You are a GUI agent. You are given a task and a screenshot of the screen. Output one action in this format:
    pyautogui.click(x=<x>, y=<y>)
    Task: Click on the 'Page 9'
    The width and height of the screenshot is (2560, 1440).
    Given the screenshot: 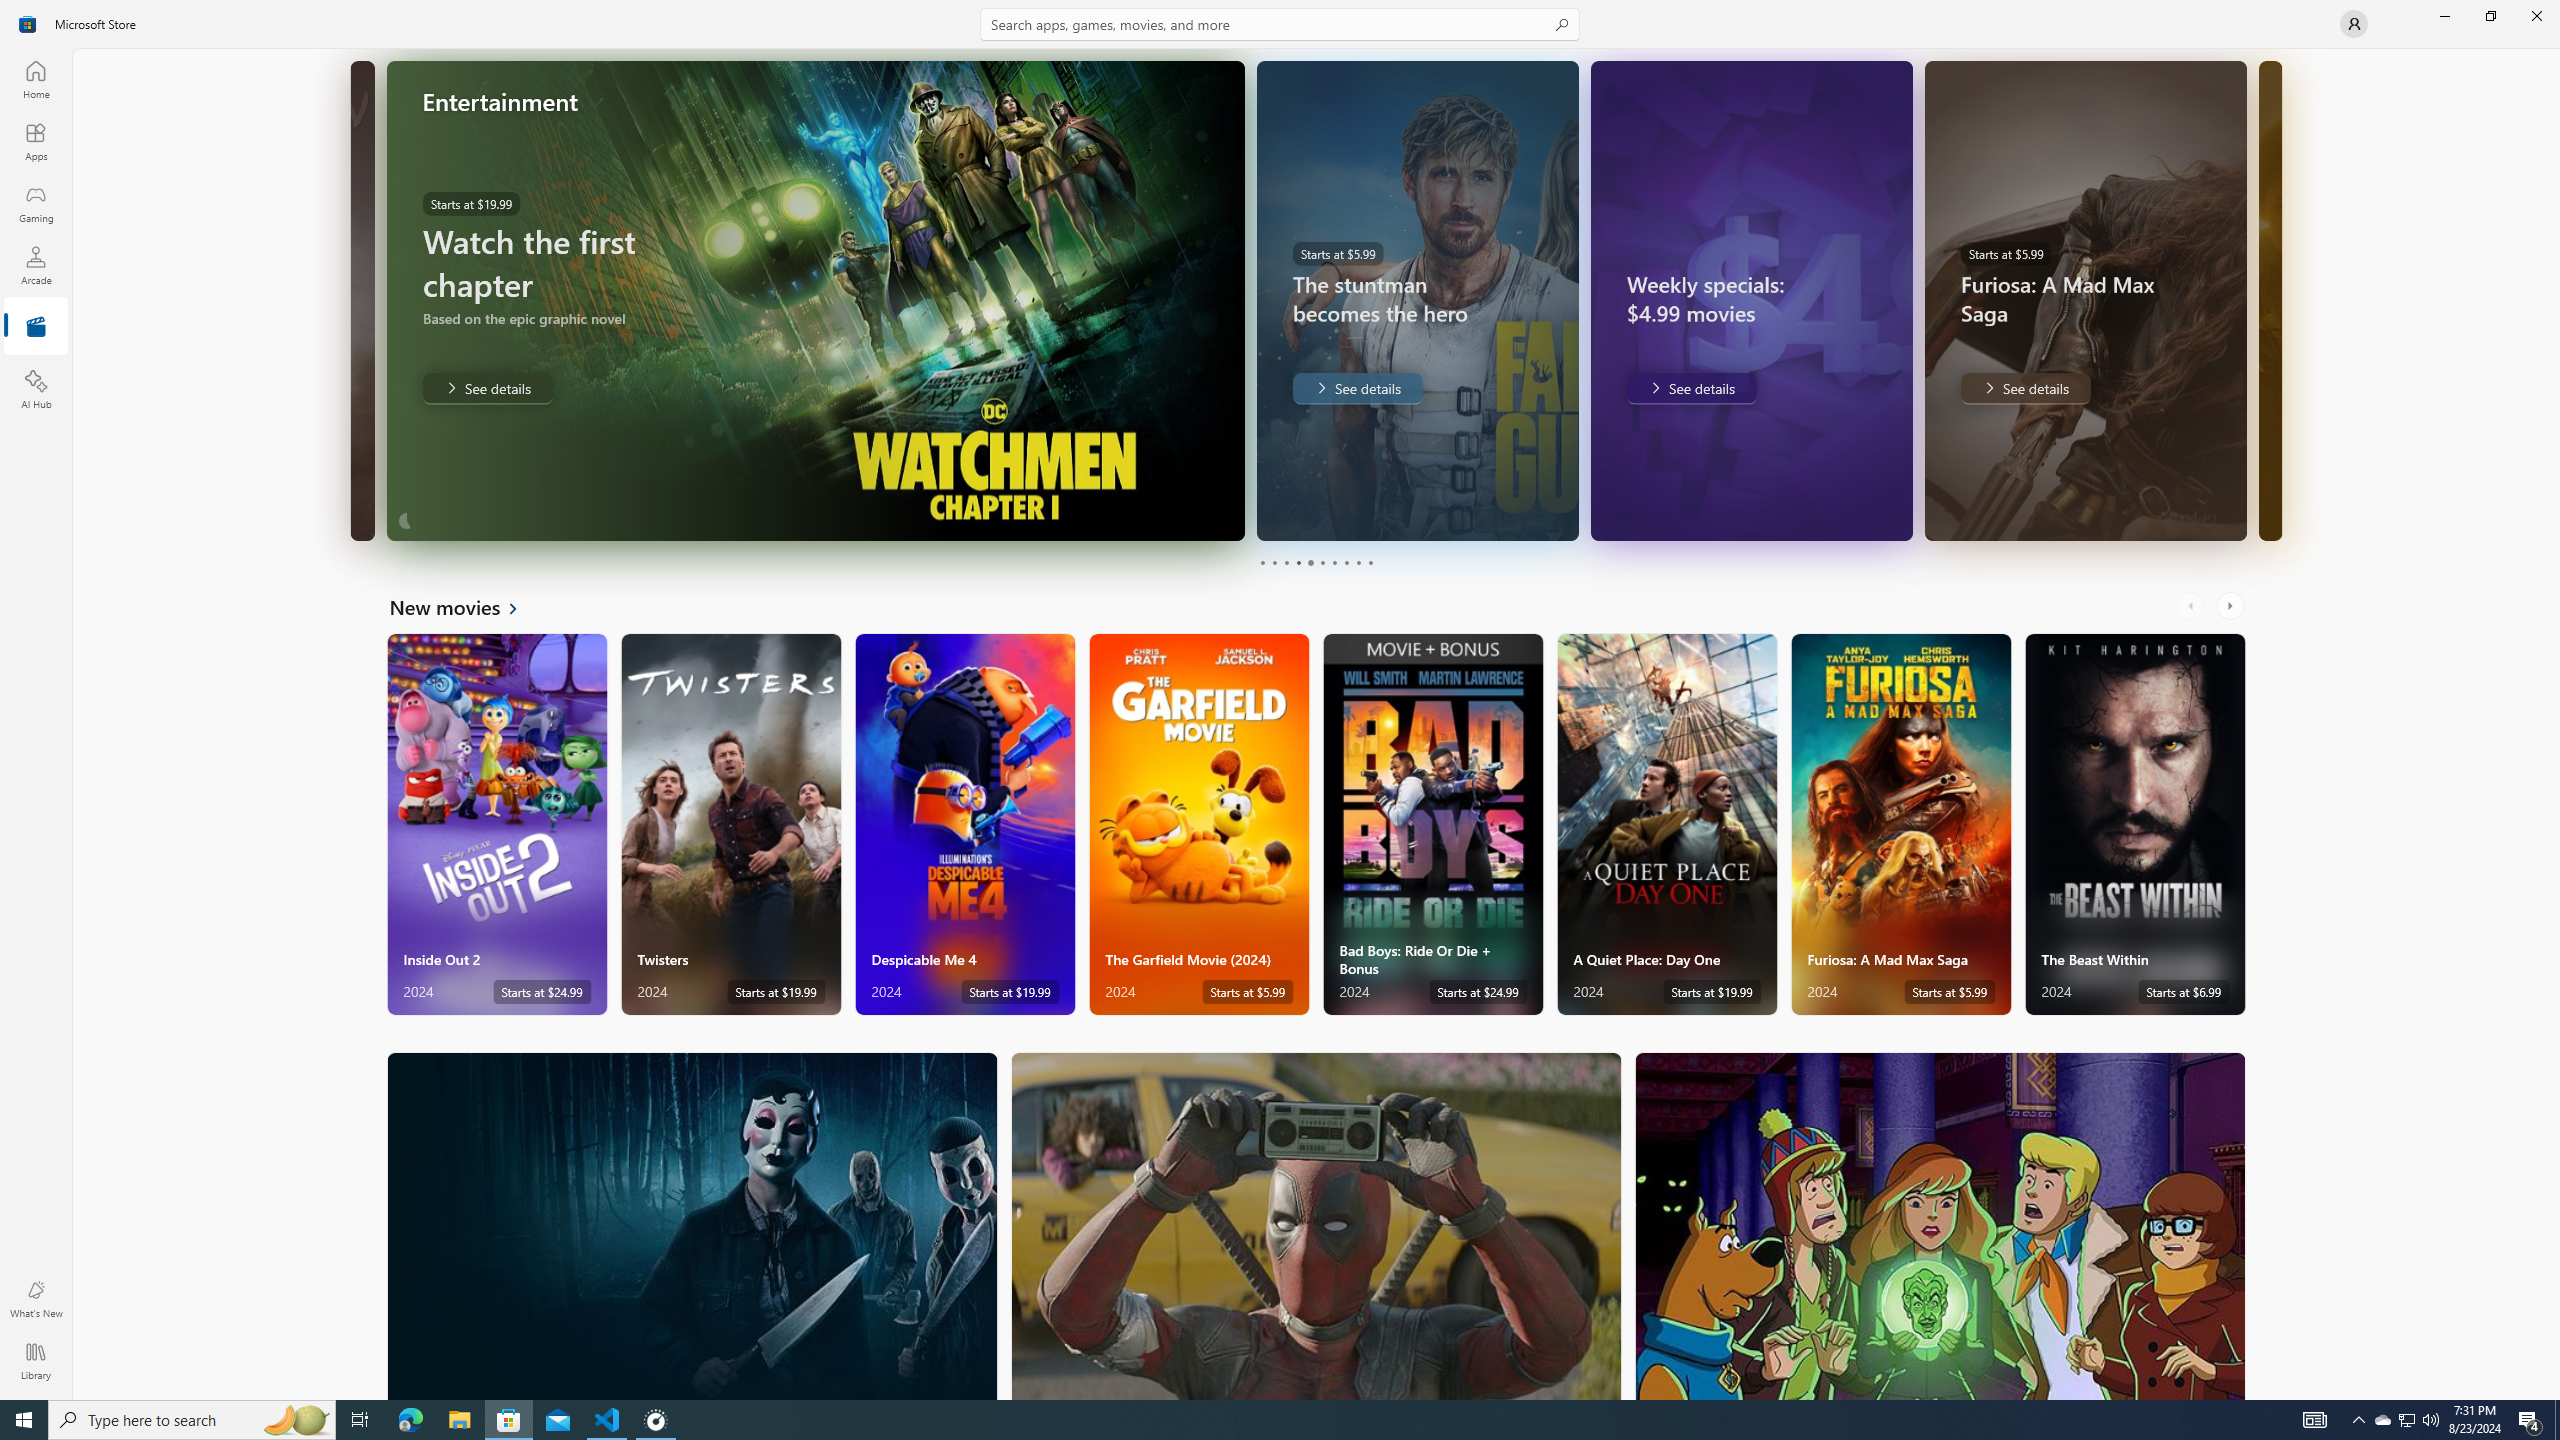 What is the action you would take?
    pyautogui.click(x=1357, y=562)
    